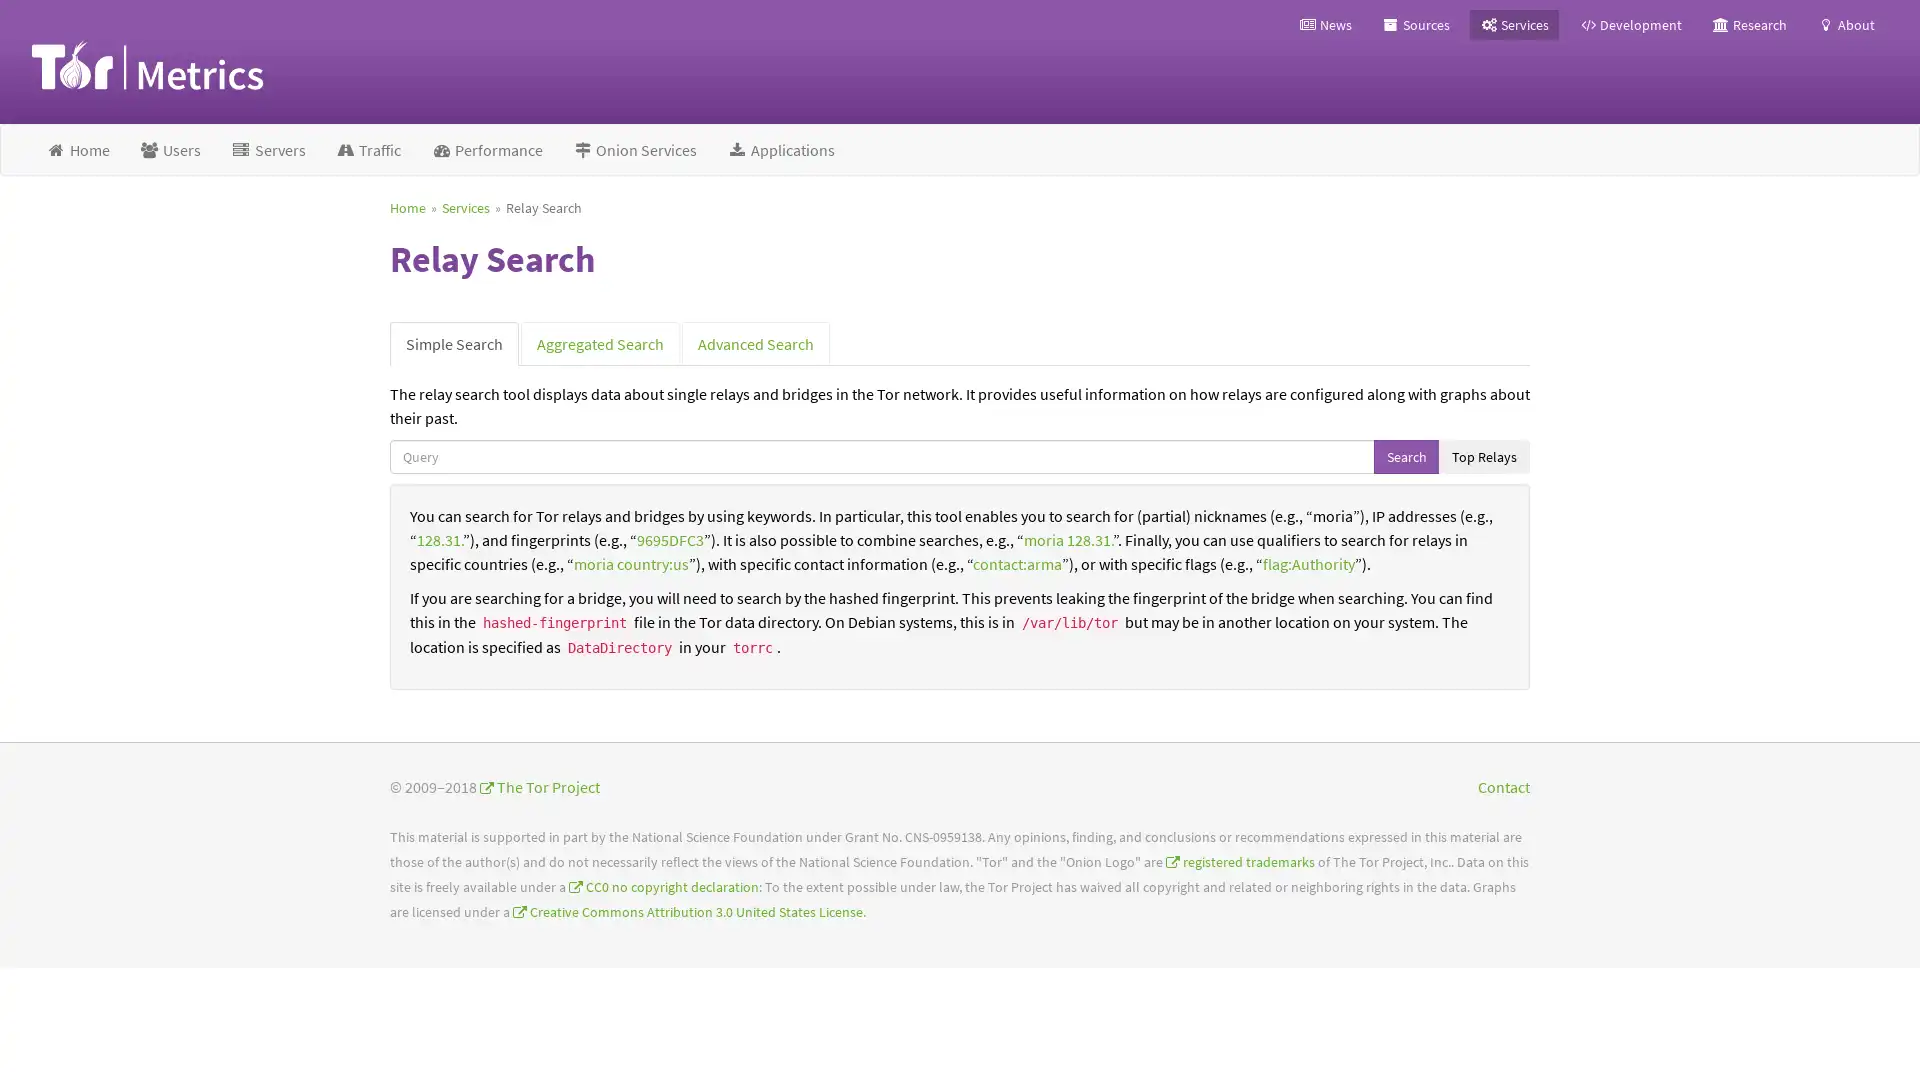  Describe the element at coordinates (1405, 456) in the screenshot. I see `Search` at that location.